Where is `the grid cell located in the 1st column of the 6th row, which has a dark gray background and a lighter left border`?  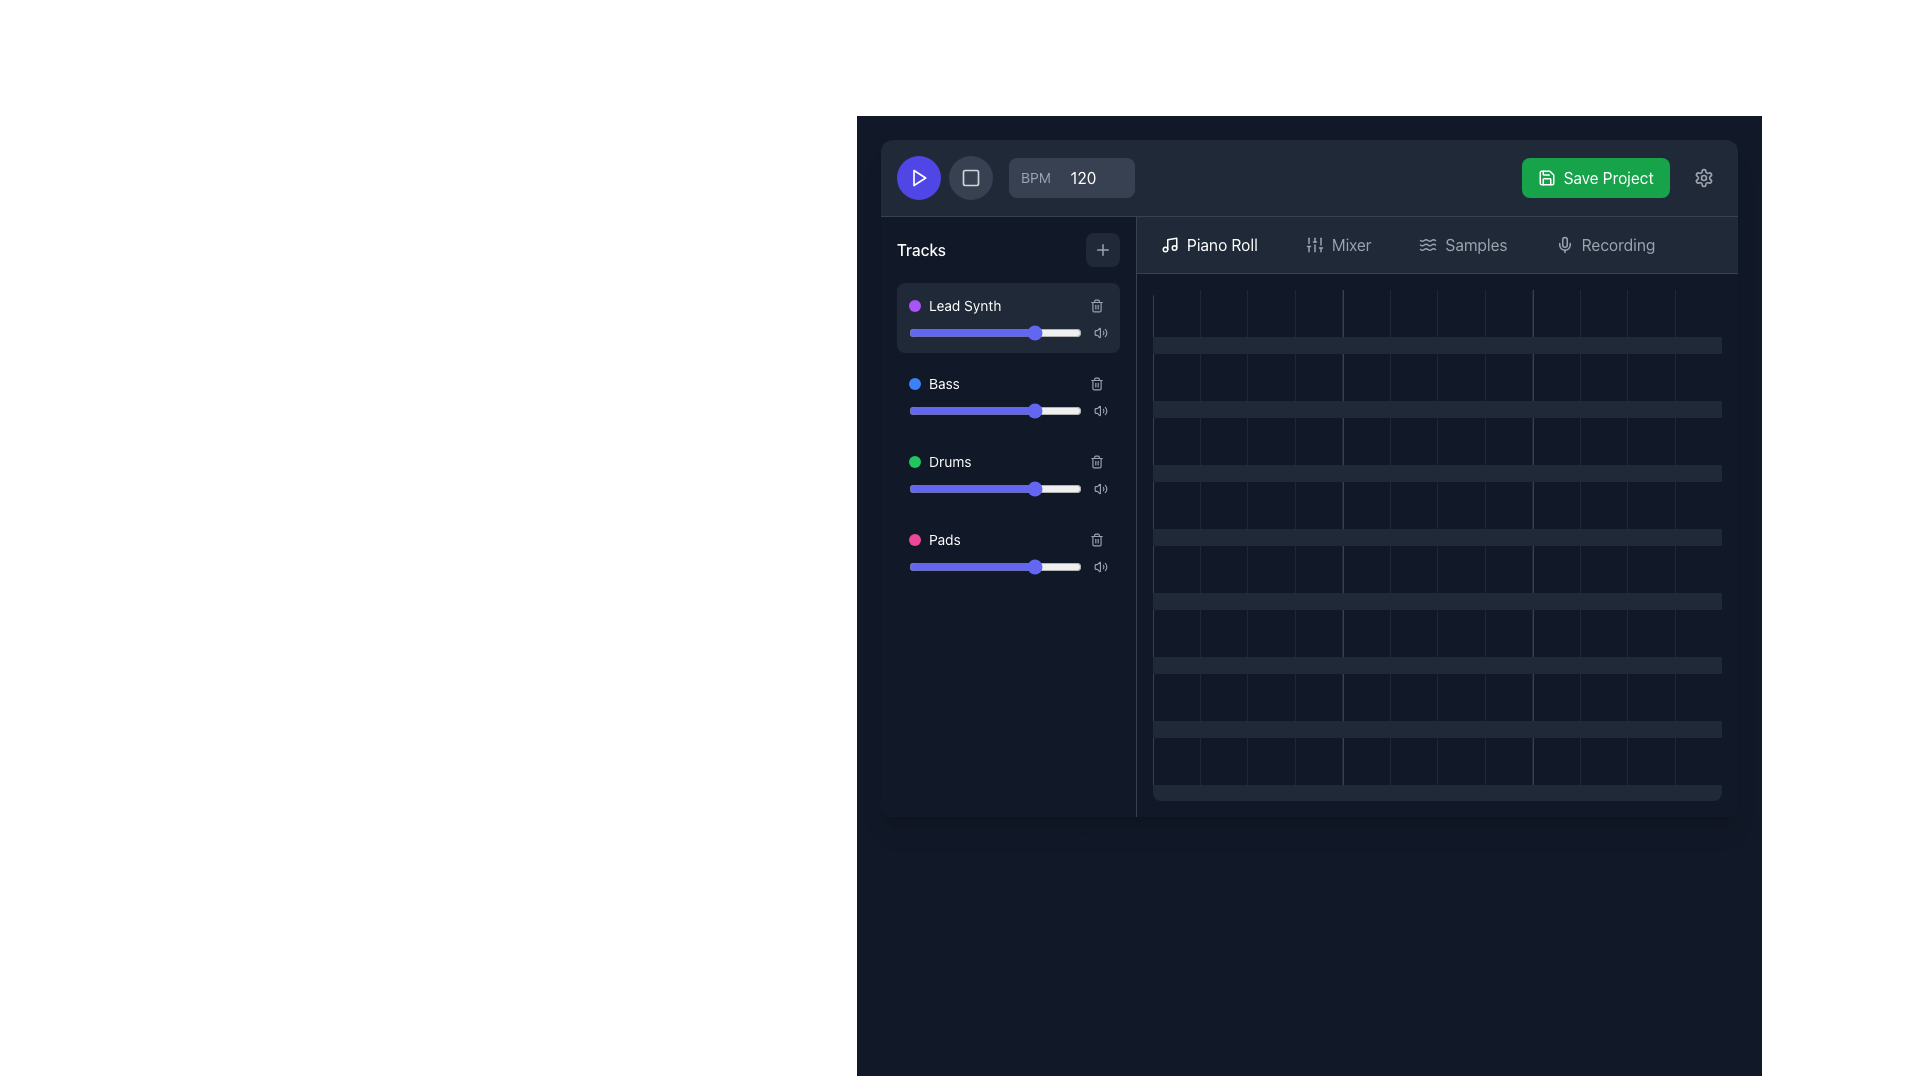 the grid cell located in the 1st column of the 6th row, which has a dark gray background and a lighter left border is located at coordinates (1176, 633).